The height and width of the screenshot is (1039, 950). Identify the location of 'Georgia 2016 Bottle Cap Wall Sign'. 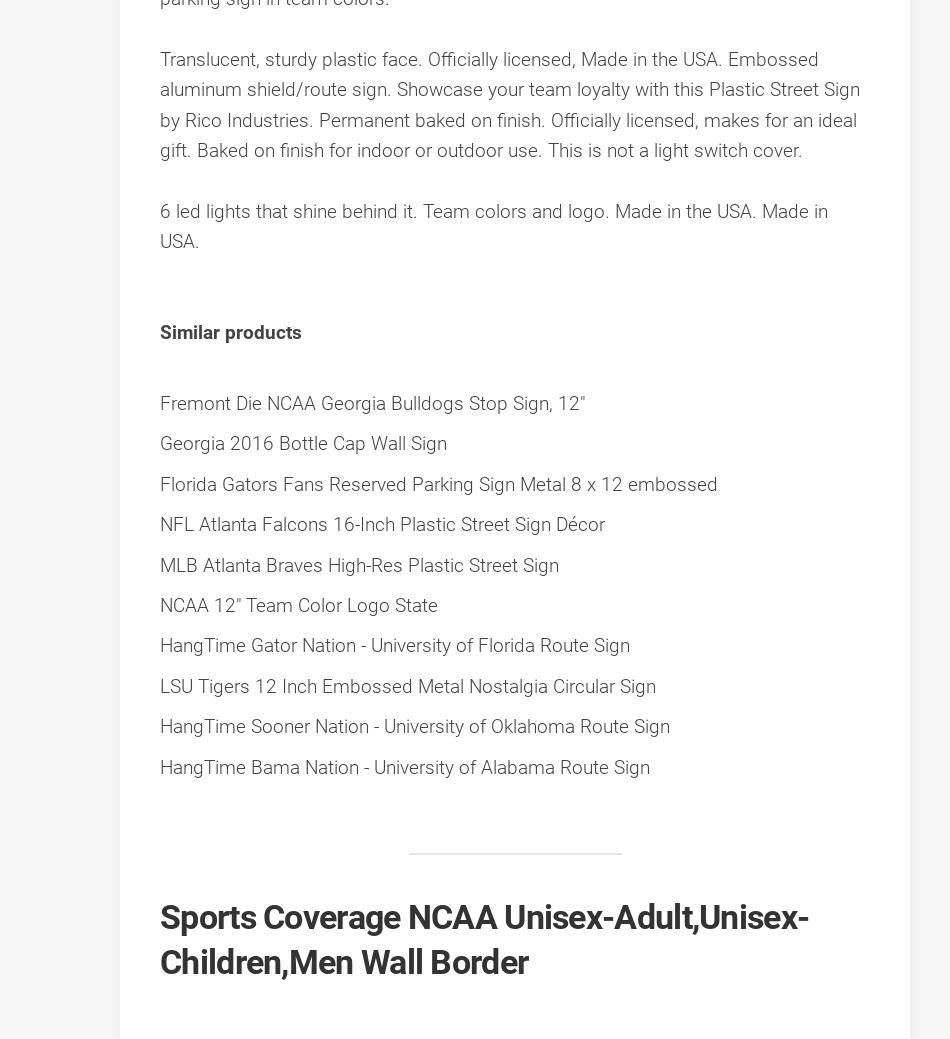
(159, 442).